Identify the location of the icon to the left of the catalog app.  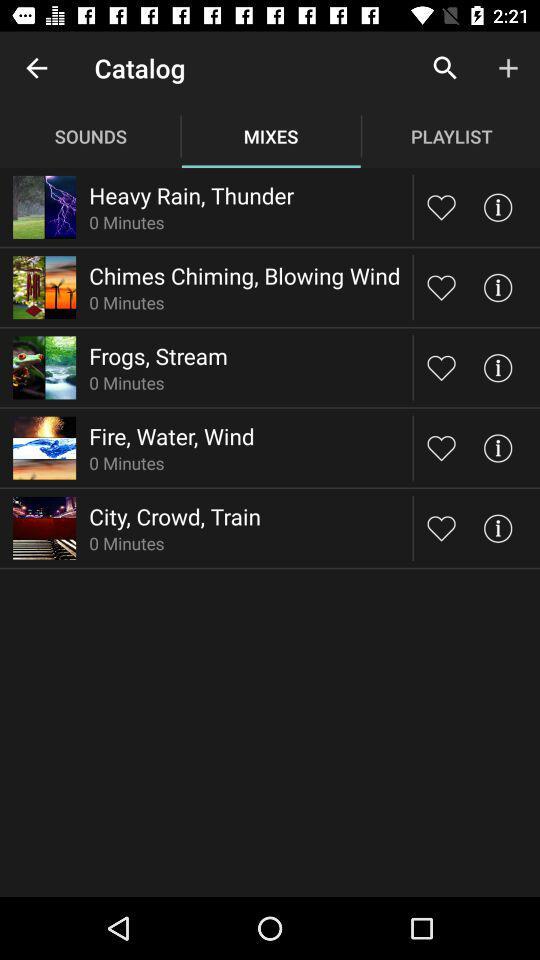
(36, 68).